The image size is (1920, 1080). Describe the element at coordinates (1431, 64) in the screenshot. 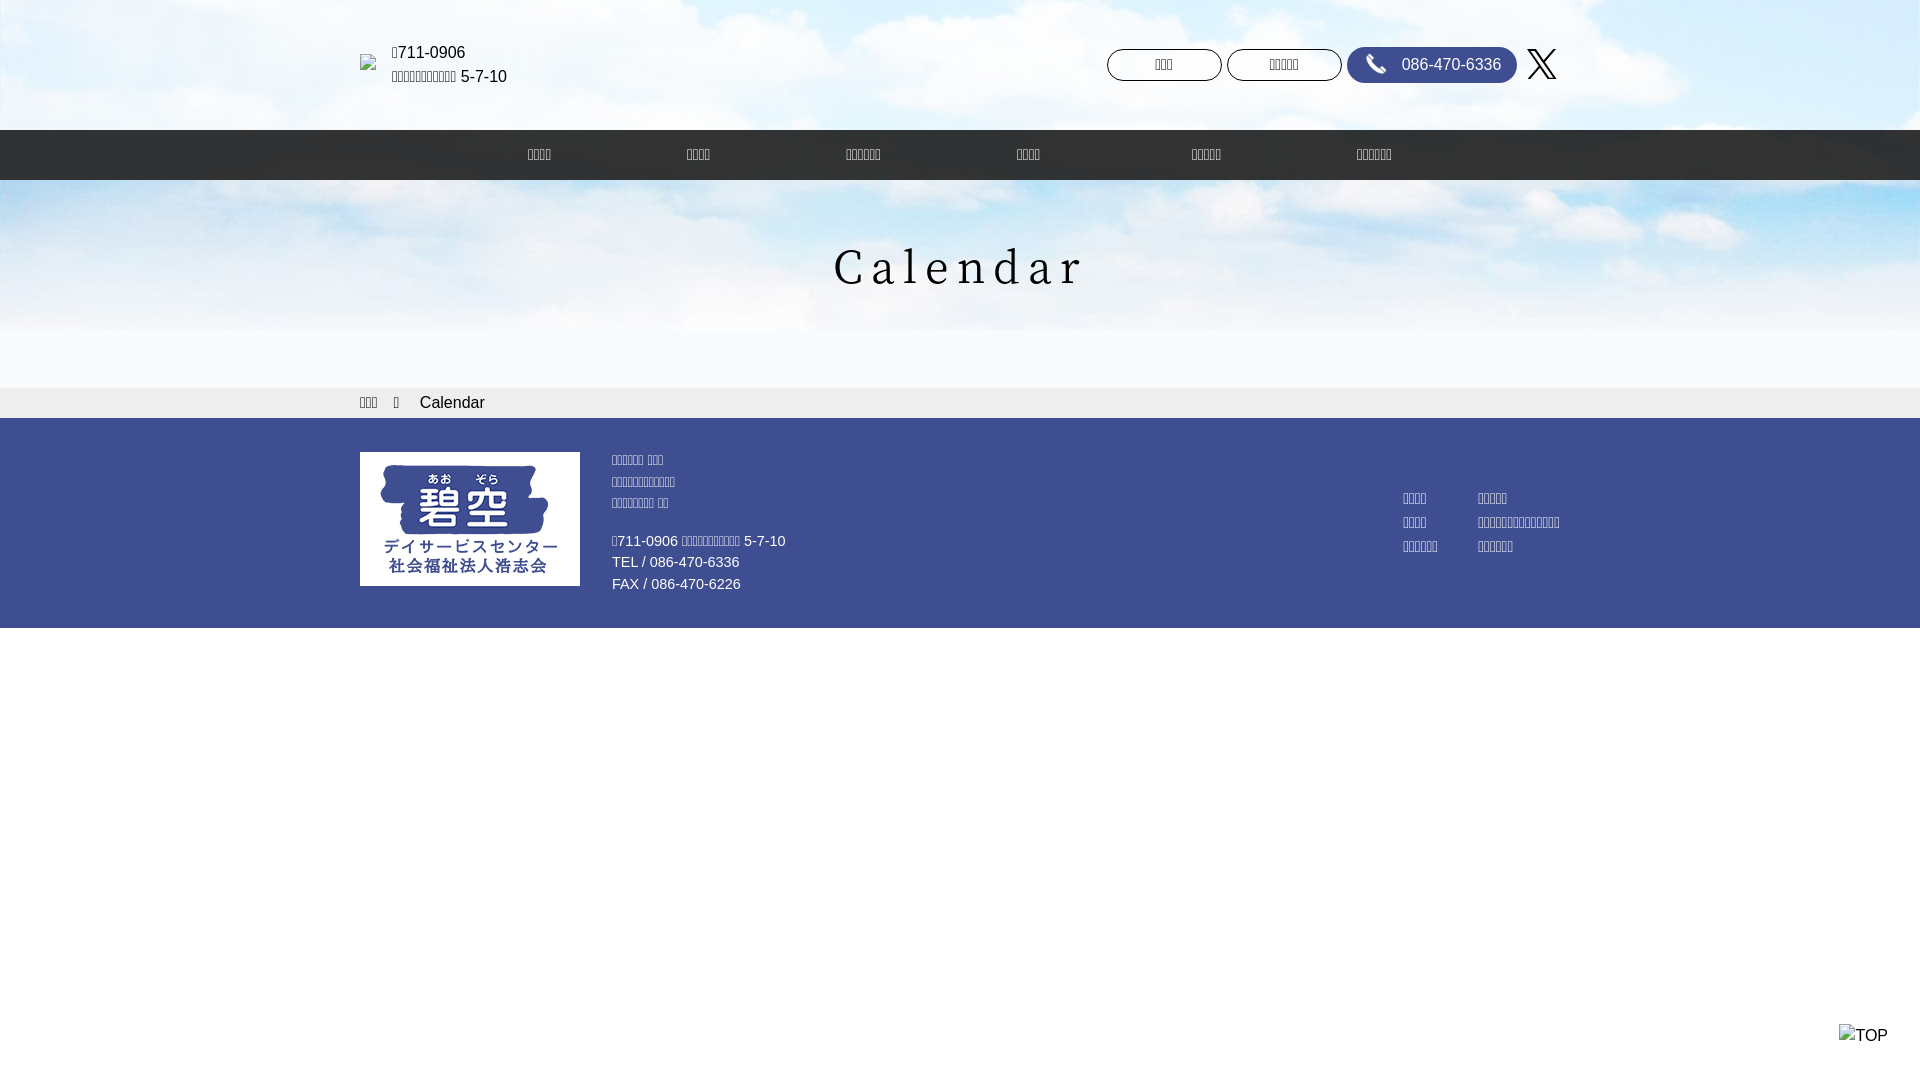

I see `'086-470-6336'` at that location.